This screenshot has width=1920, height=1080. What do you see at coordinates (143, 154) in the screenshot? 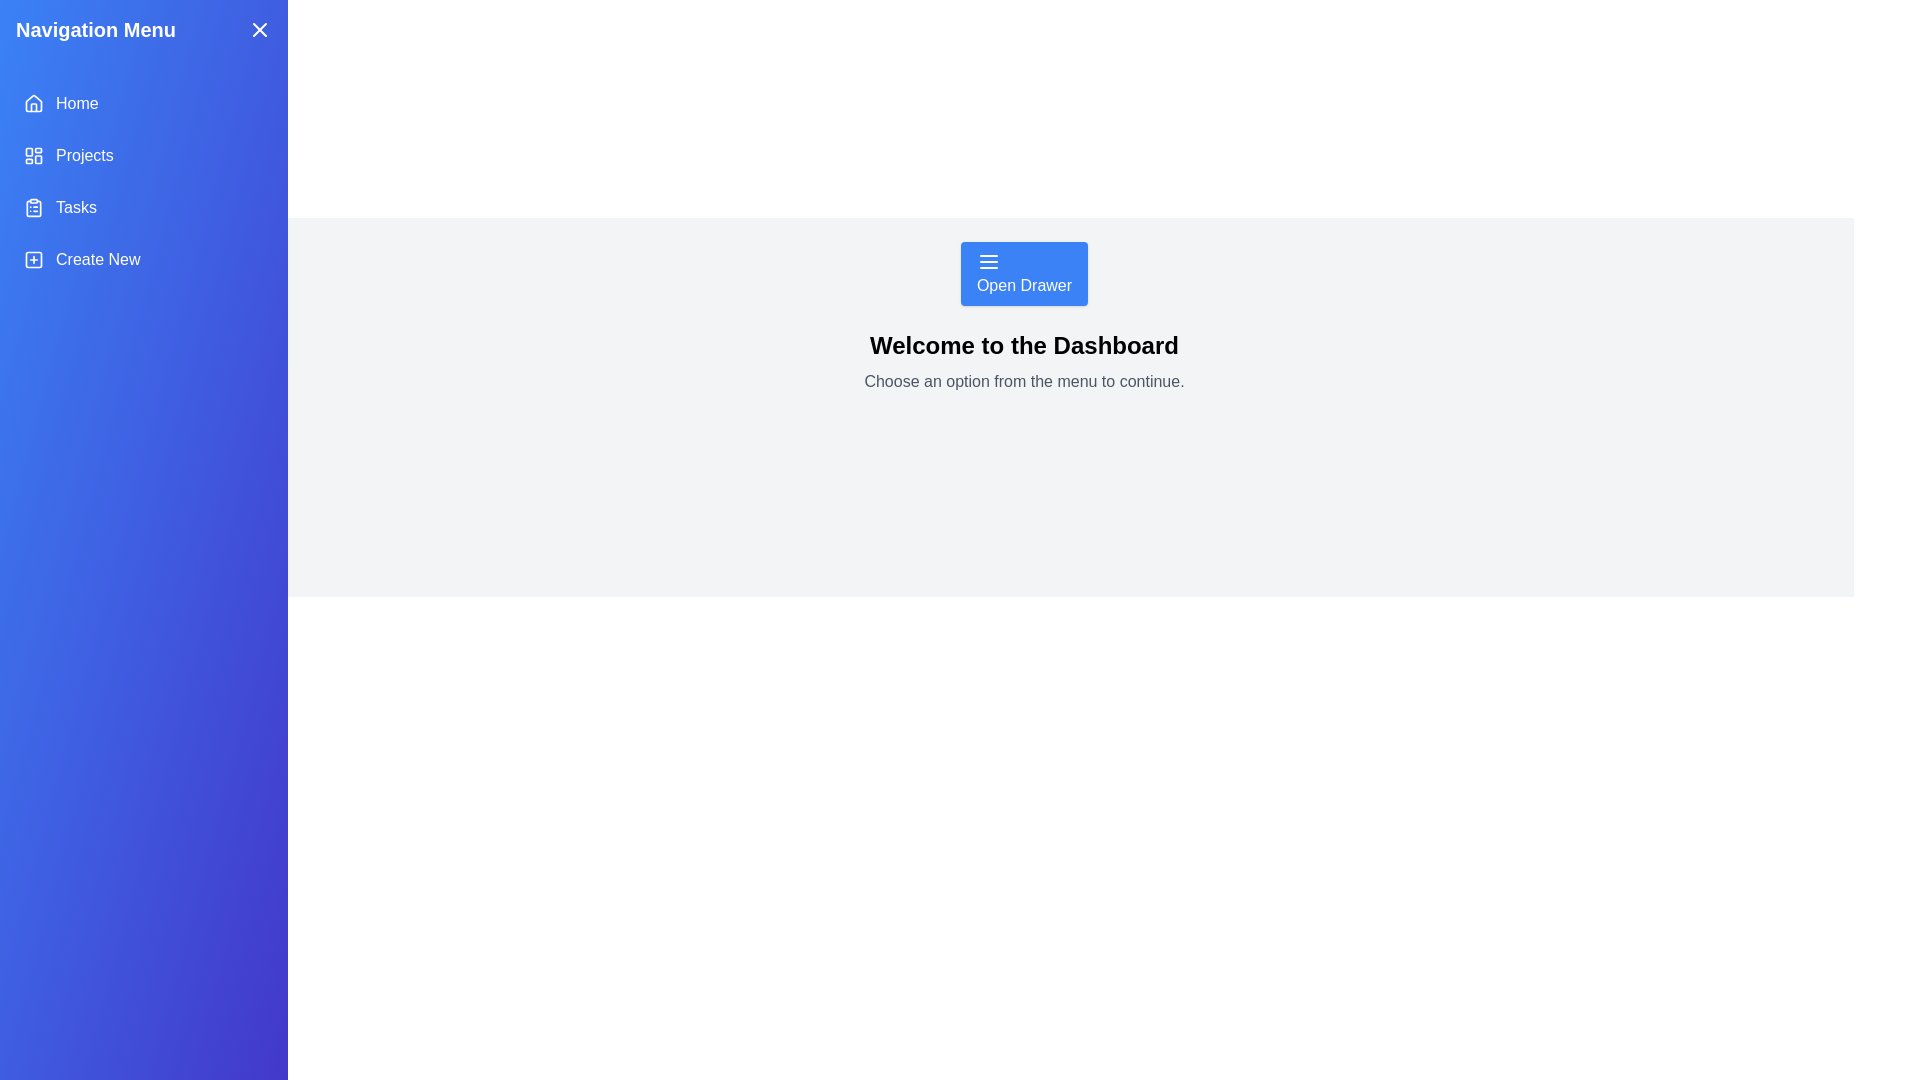
I see `the menu item Projects to select it` at bounding box center [143, 154].